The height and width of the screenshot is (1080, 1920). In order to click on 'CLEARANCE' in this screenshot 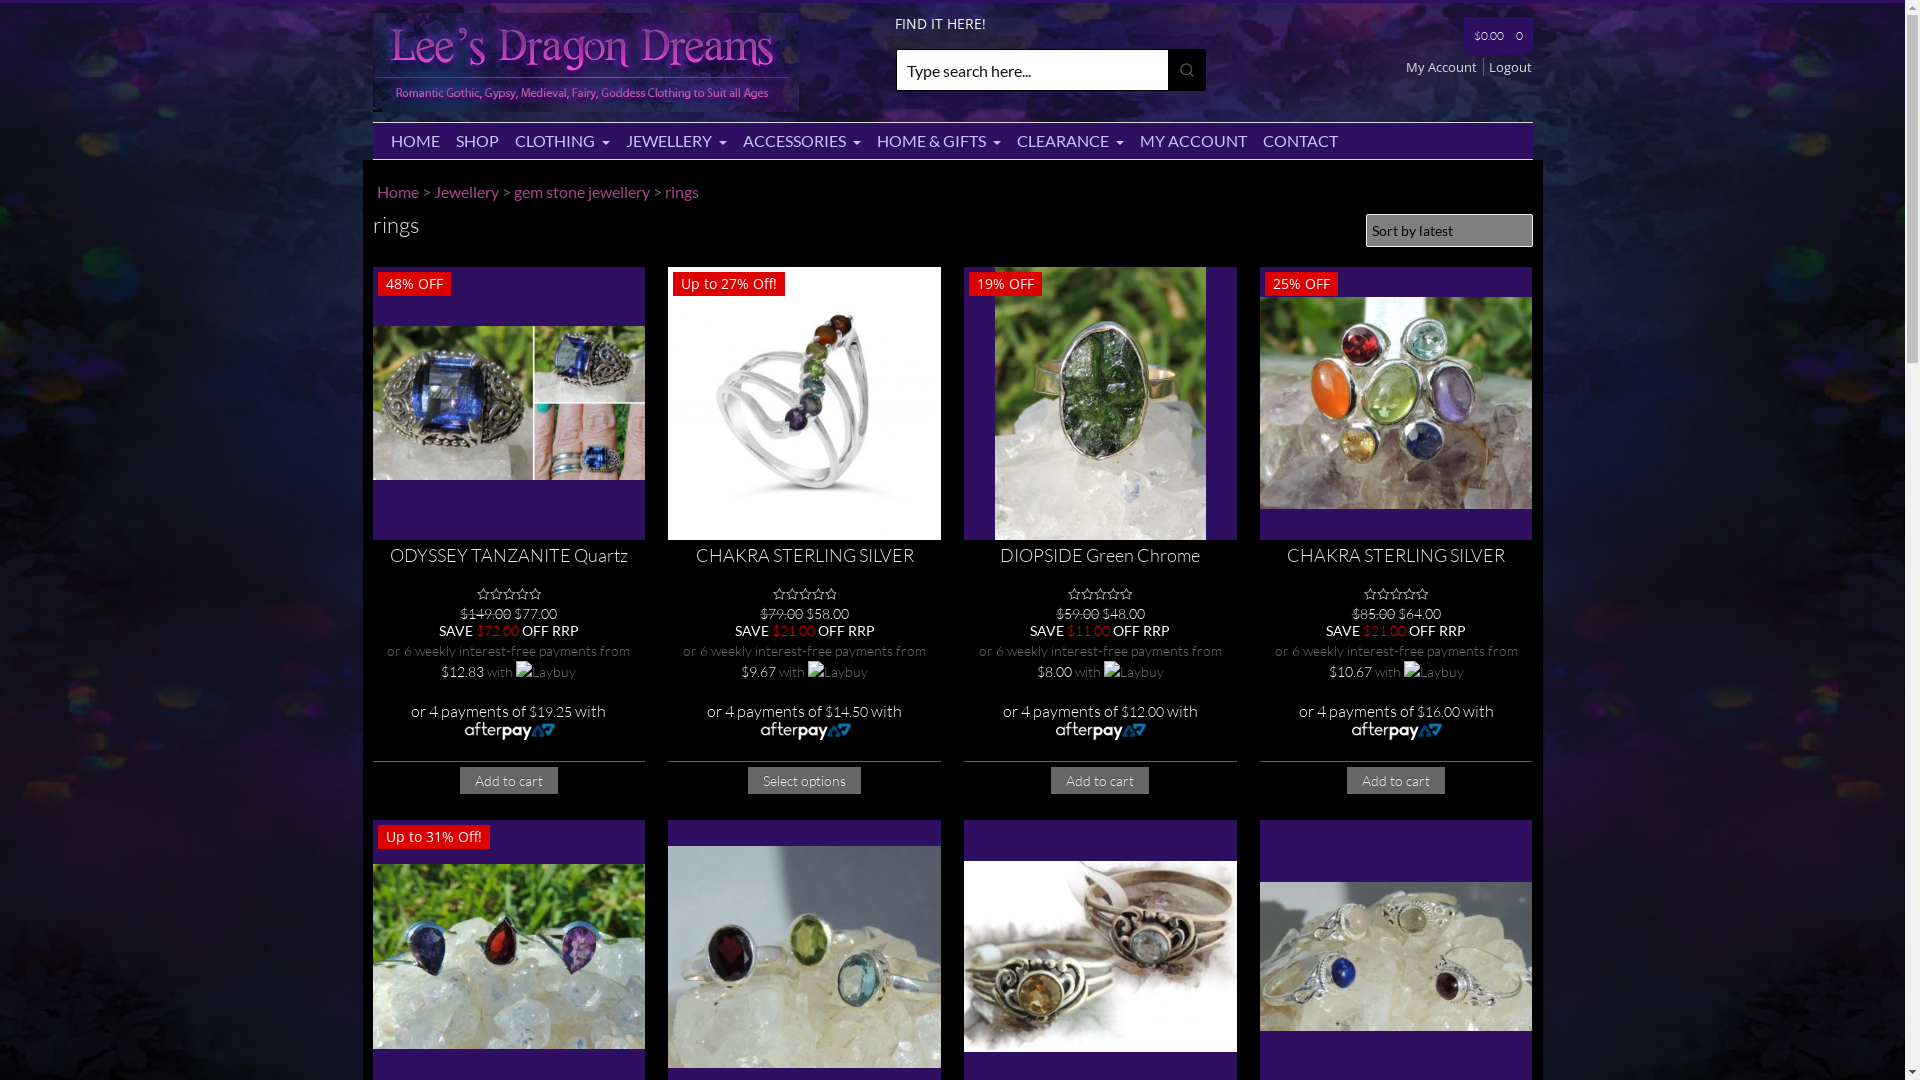, I will do `click(1068, 140)`.